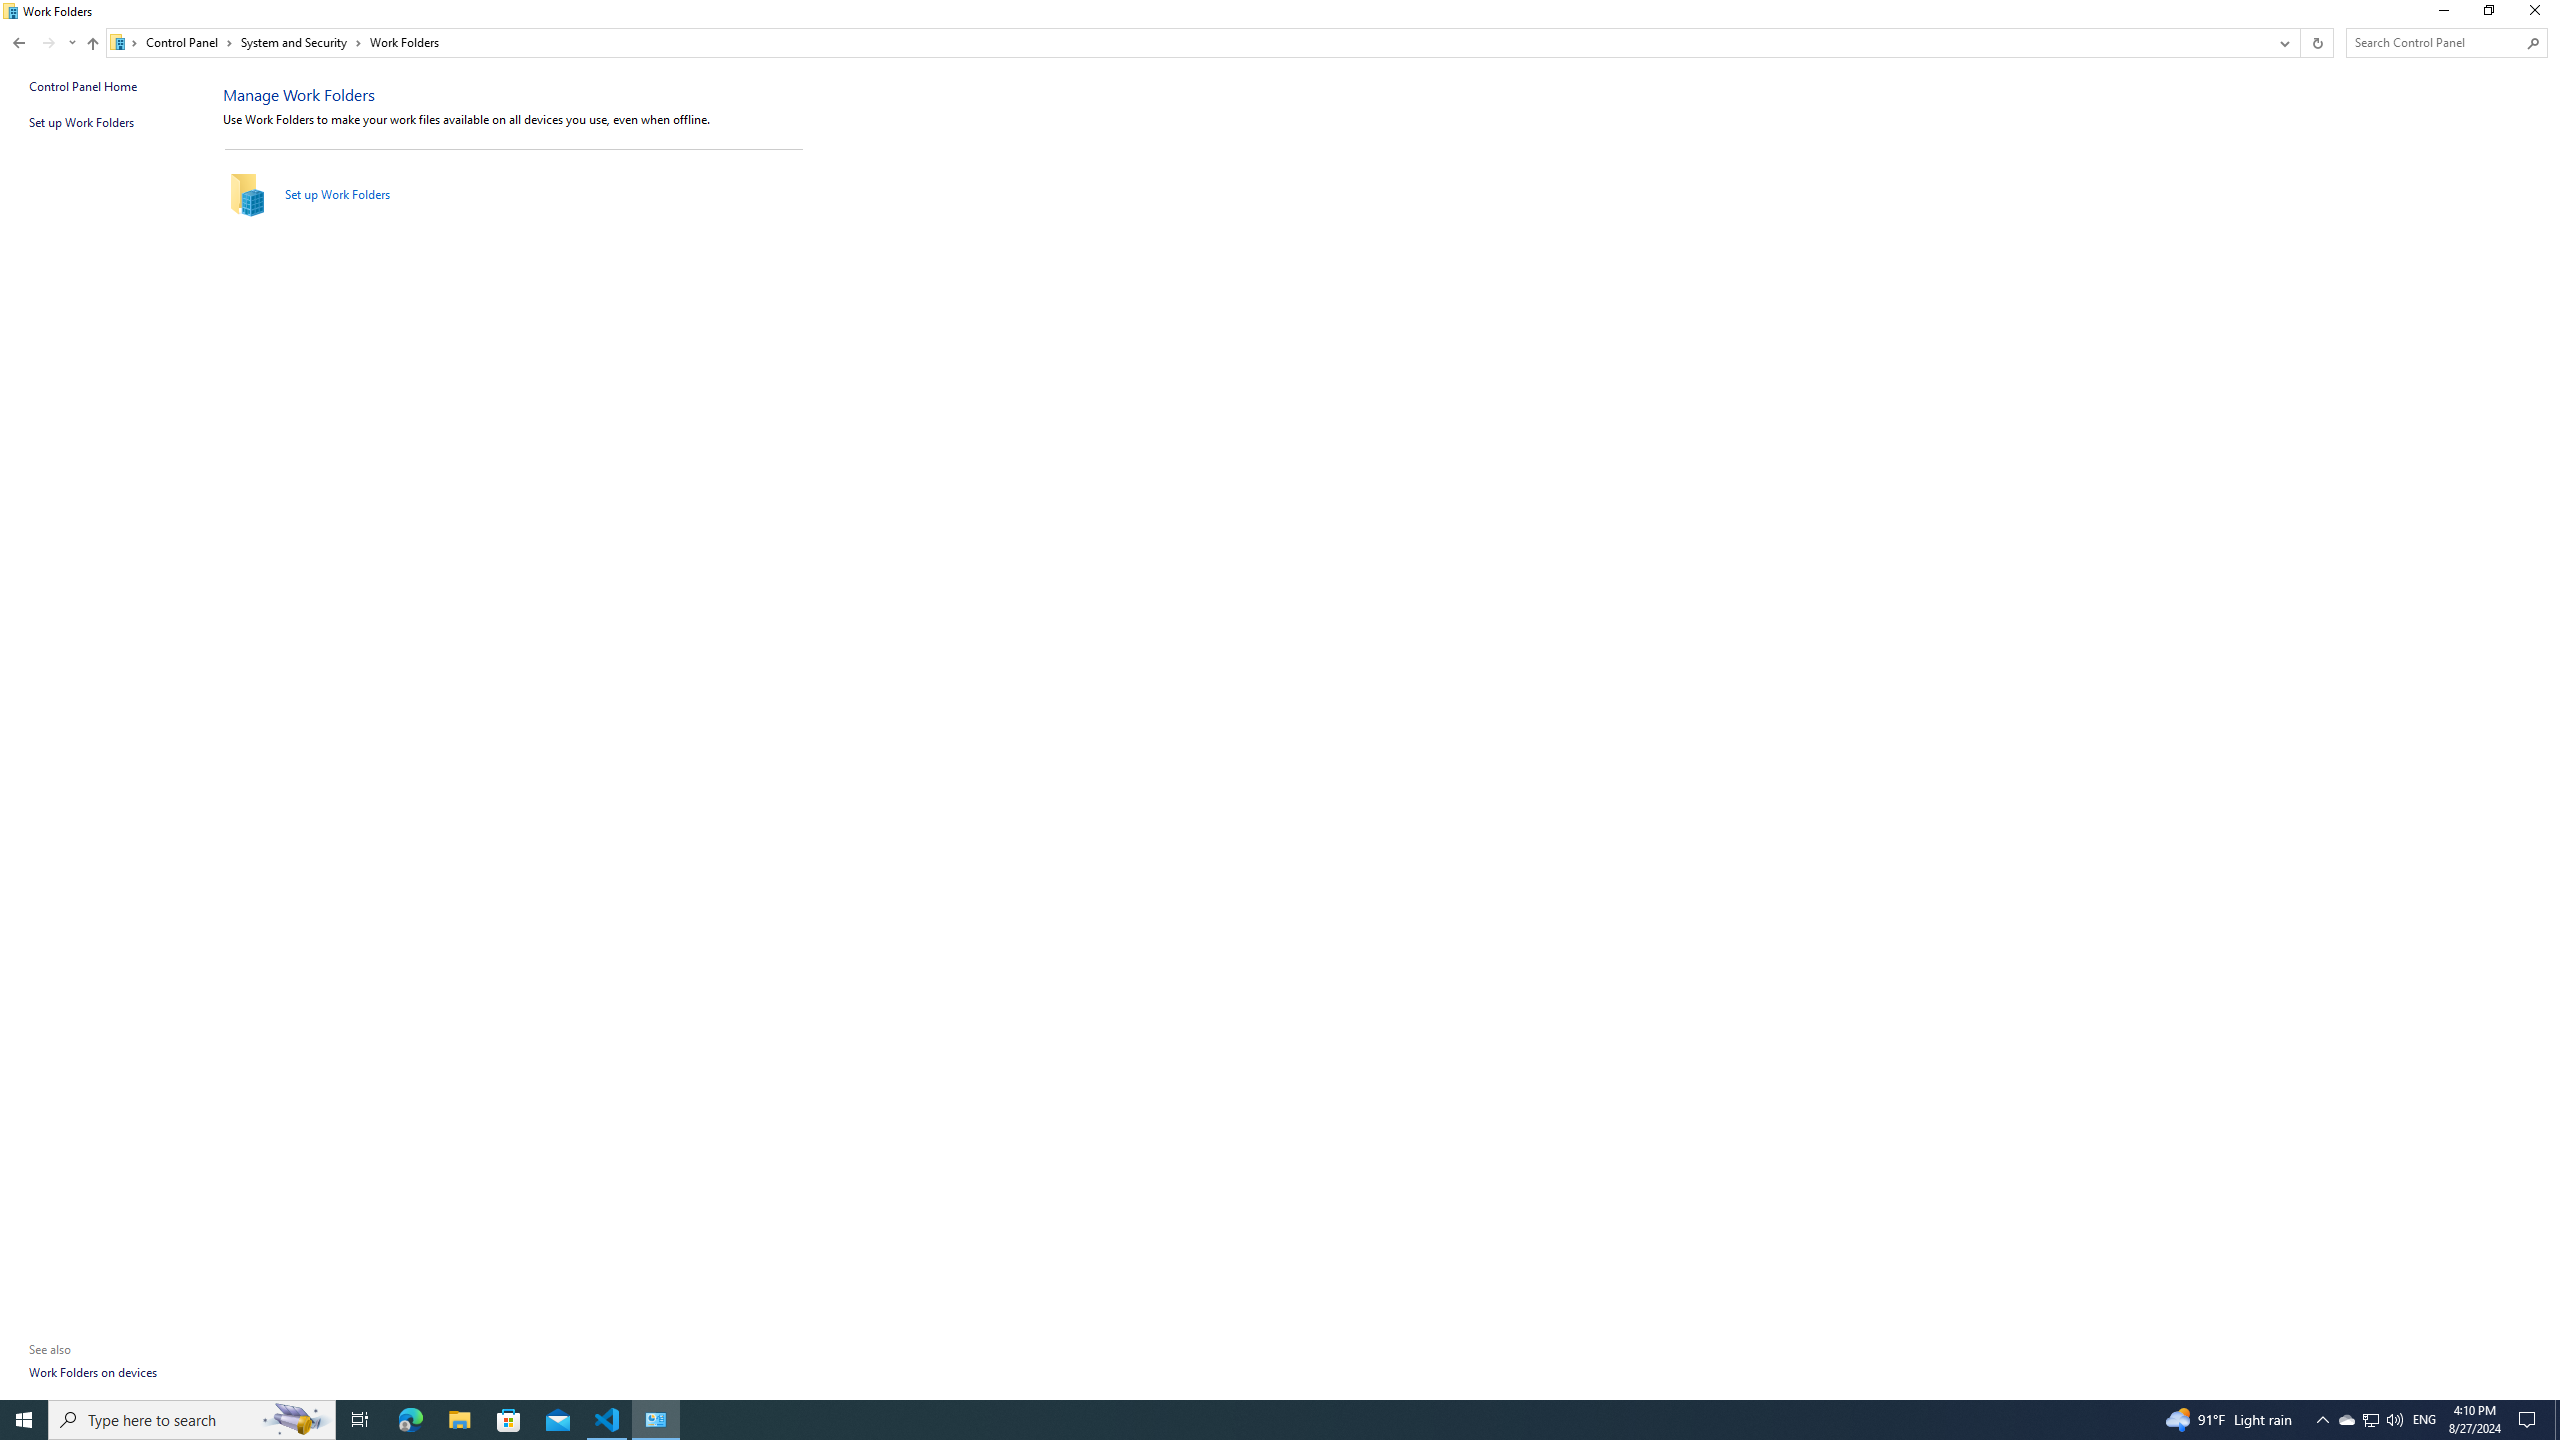 This screenshot has height=1440, width=2560. Describe the element at coordinates (188, 42) in the screenshot. I see `'Control Panel'` at that location.